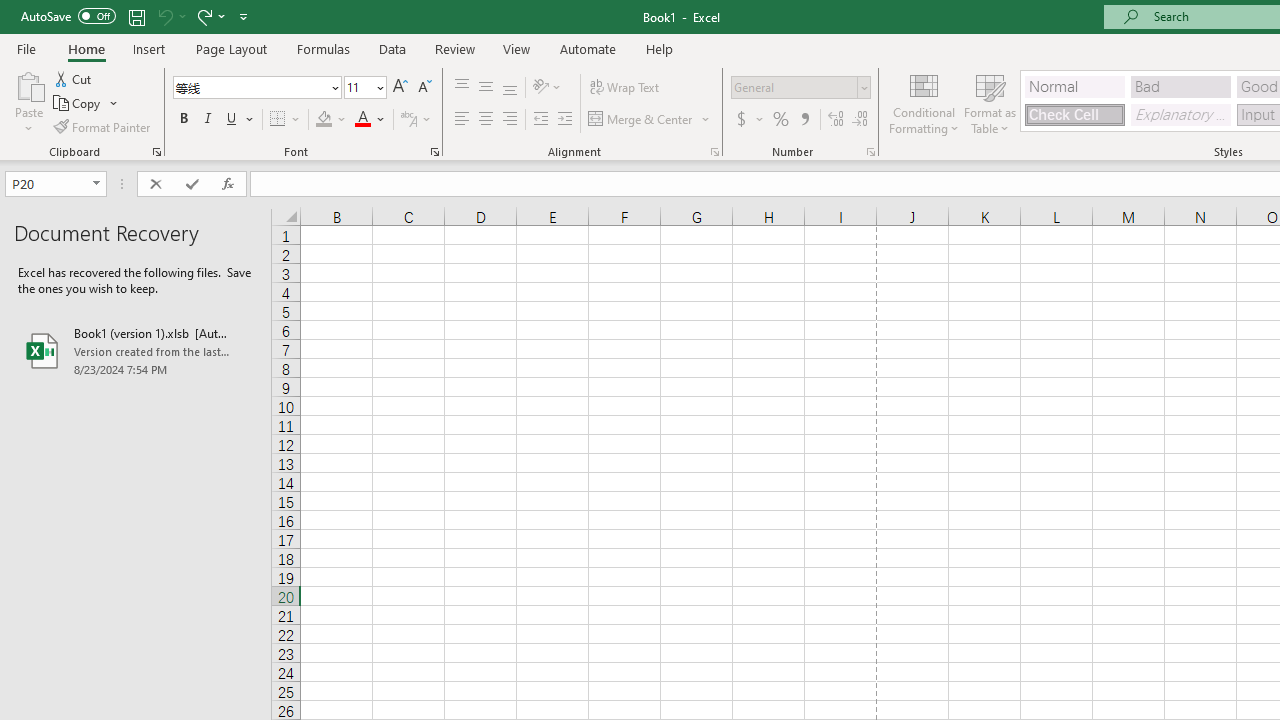 The image size is (1280, 720). Describe the element at coordinates (1180, 85) in the screenshot. I see `'Bad'` at that location.